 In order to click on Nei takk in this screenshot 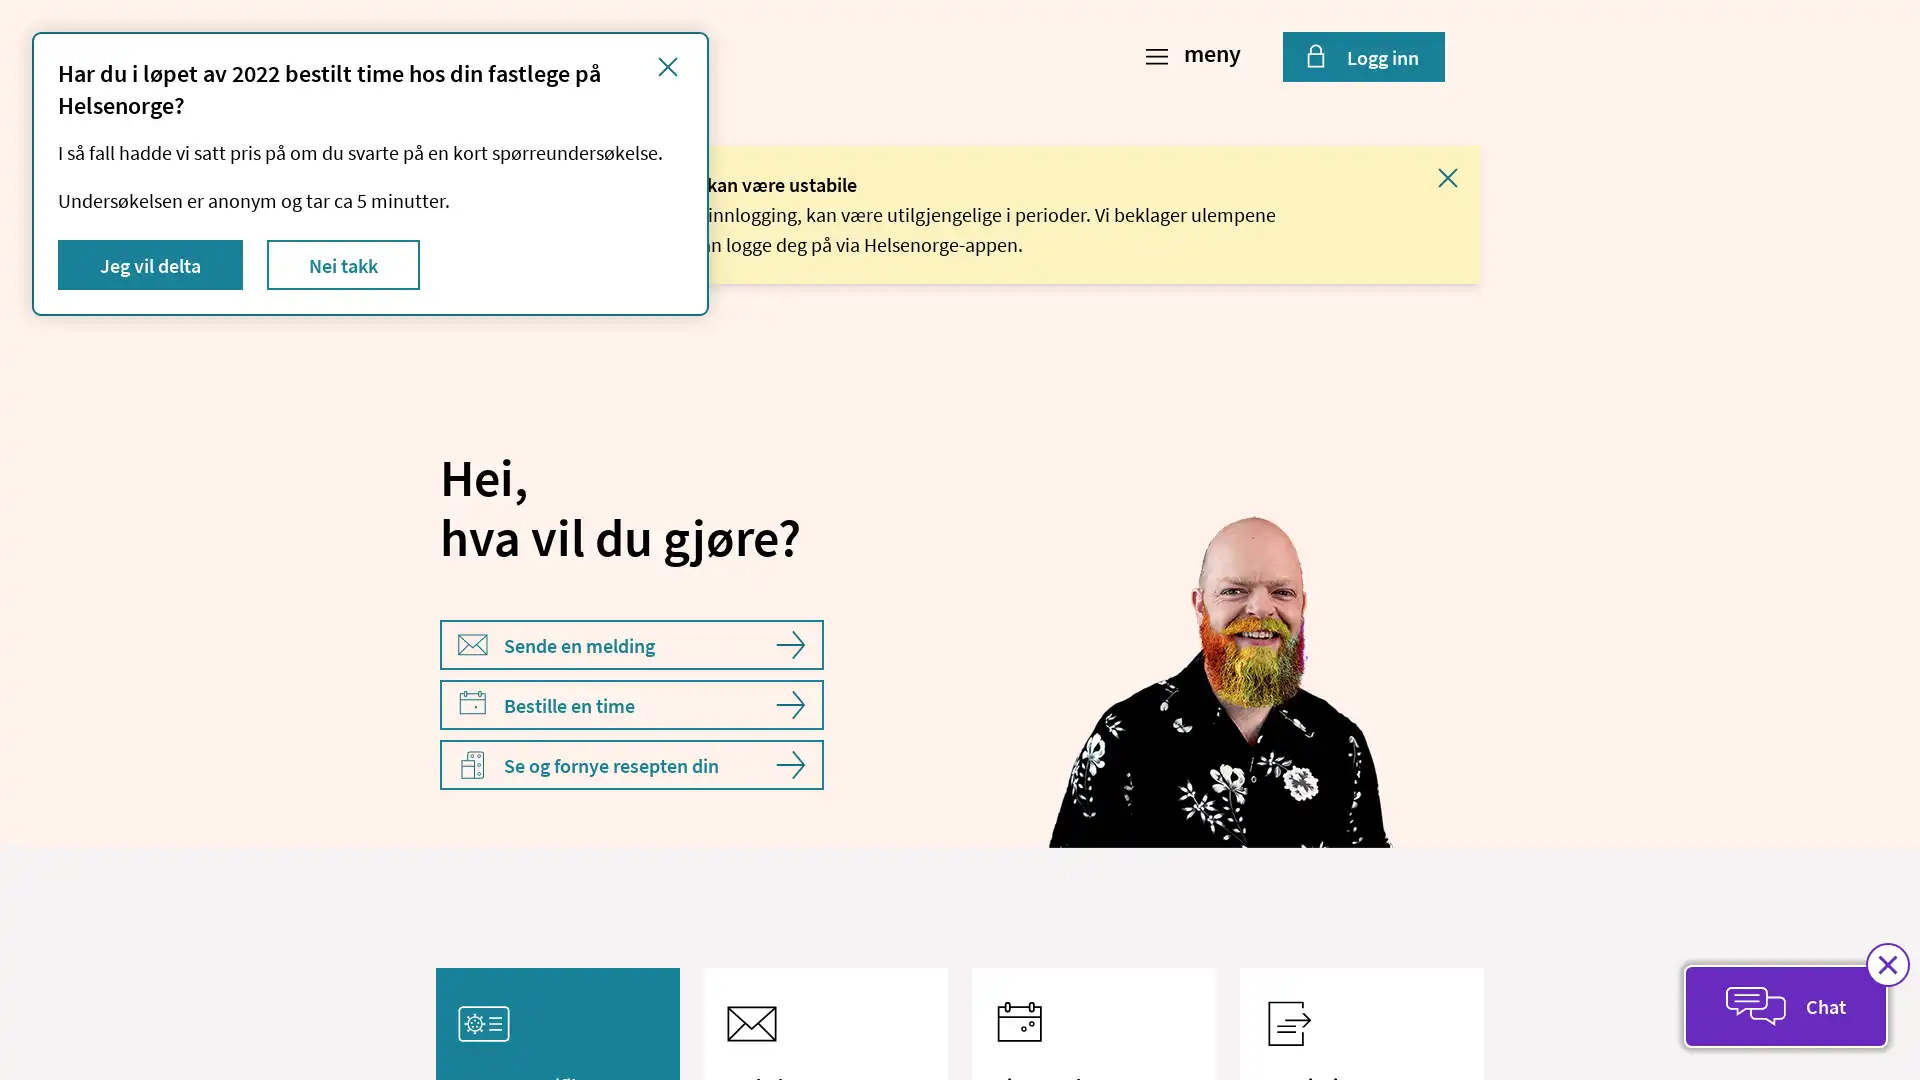, I will do `click(343, 264)`.